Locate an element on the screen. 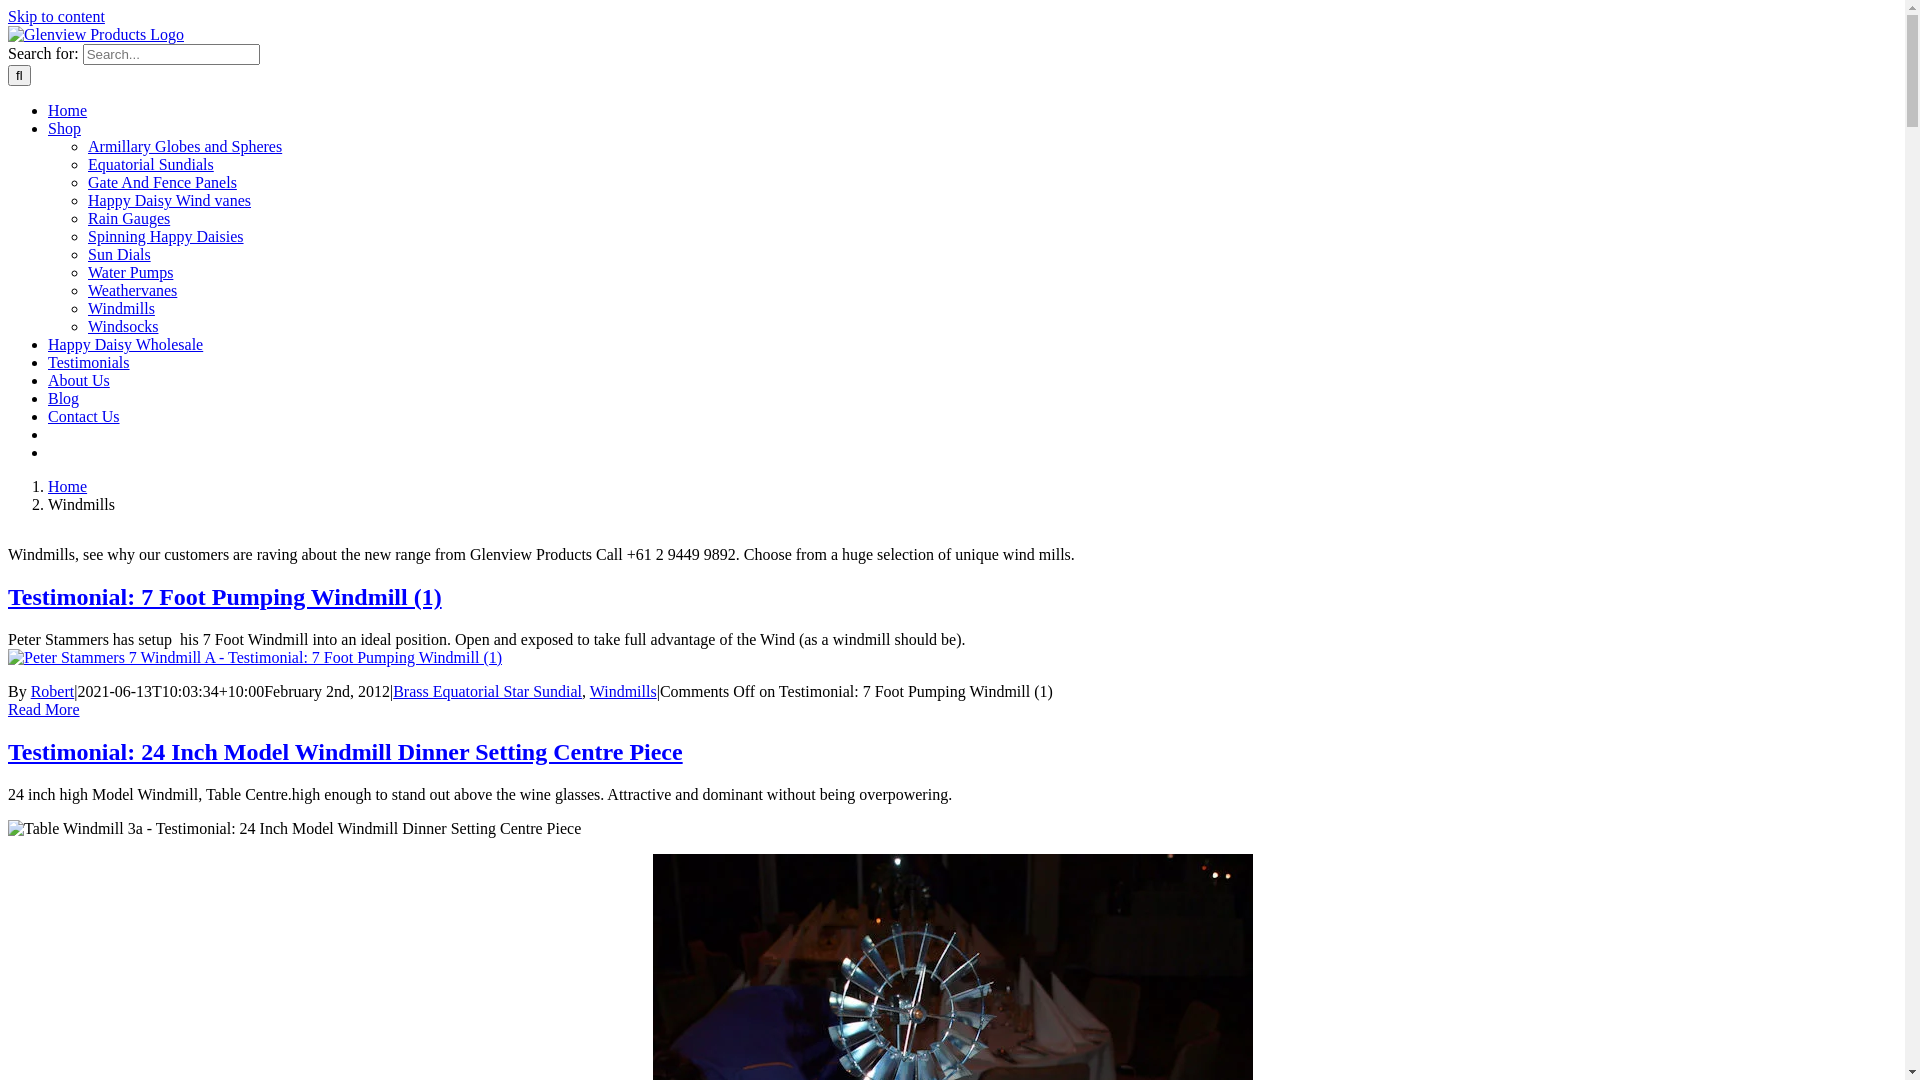 The image size is (1920, 1080). 'About Us' is located at coordinates (78, 380).